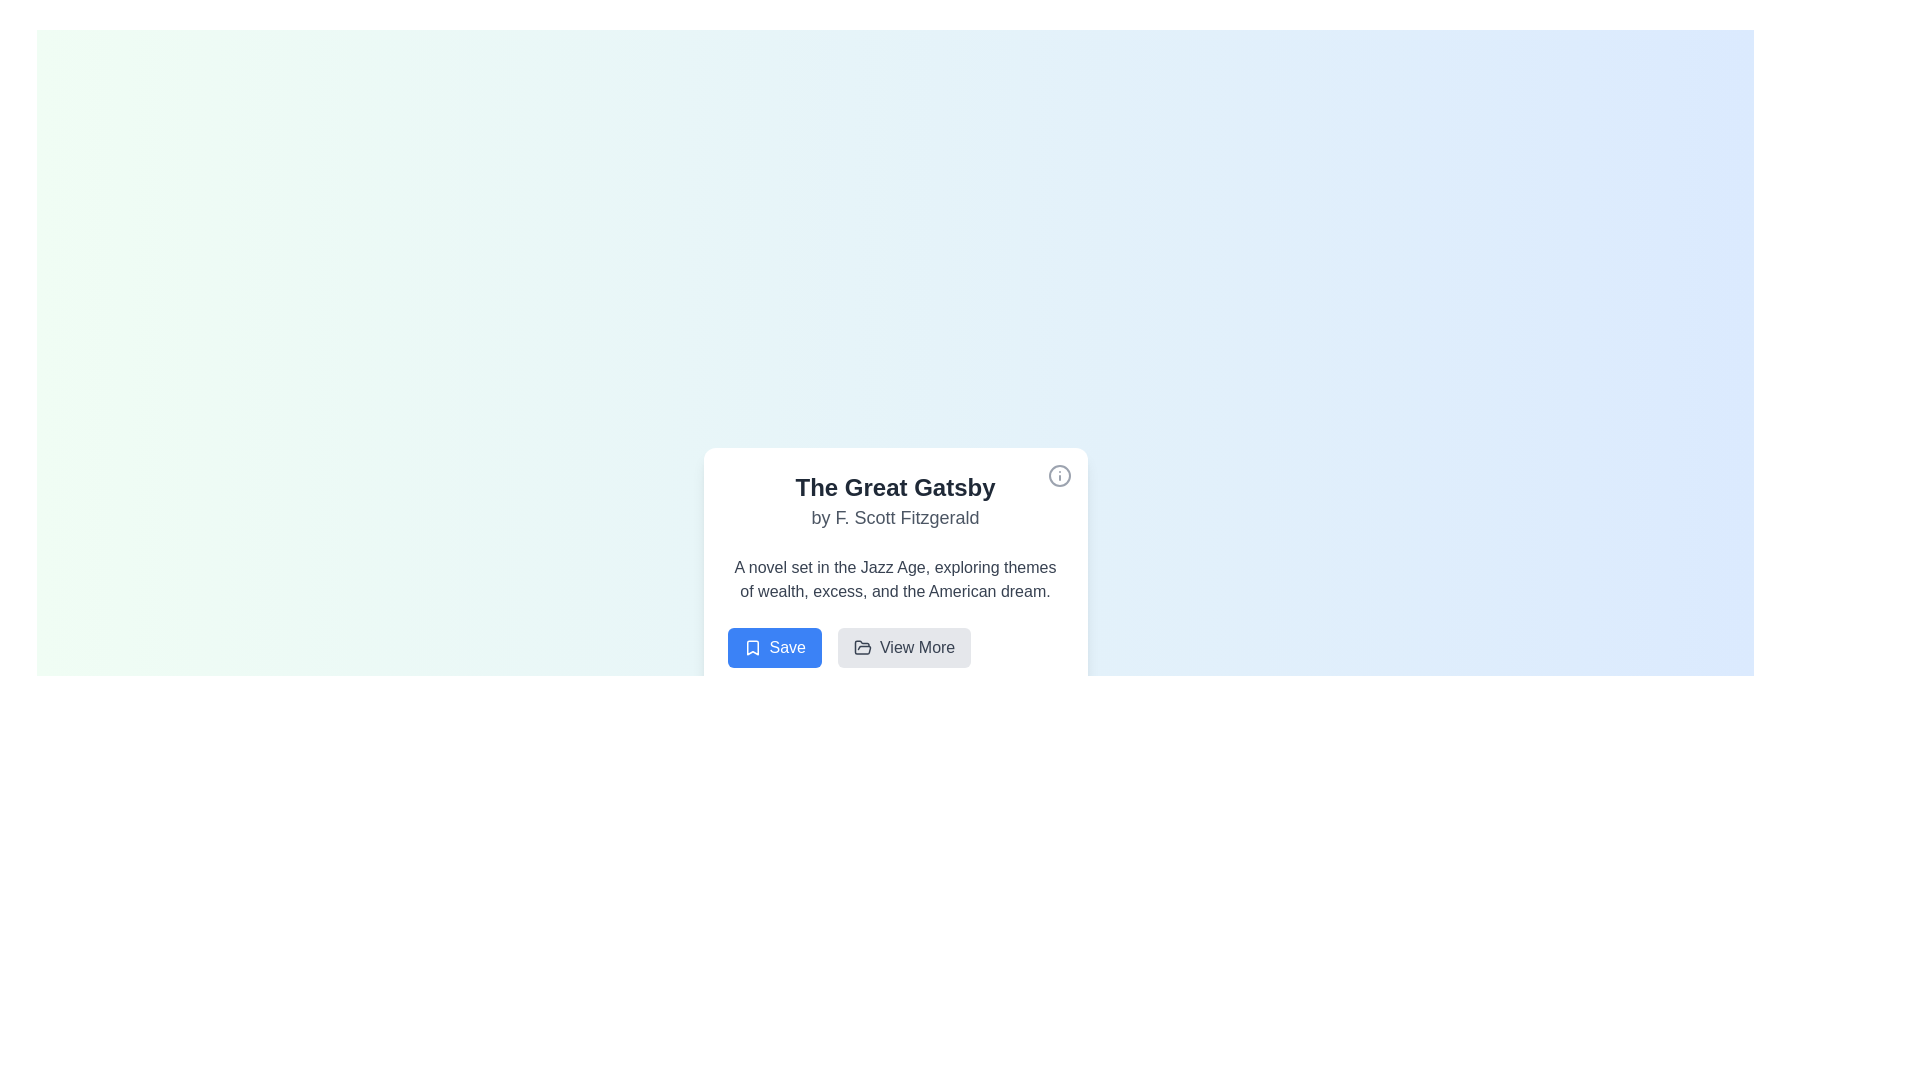  I want to click on the Static Text Display element titled 'The Great Gatsby' which features a subtitle by F. Scott Fitzgerald, located at the top center of the content card, so click(894, 500).